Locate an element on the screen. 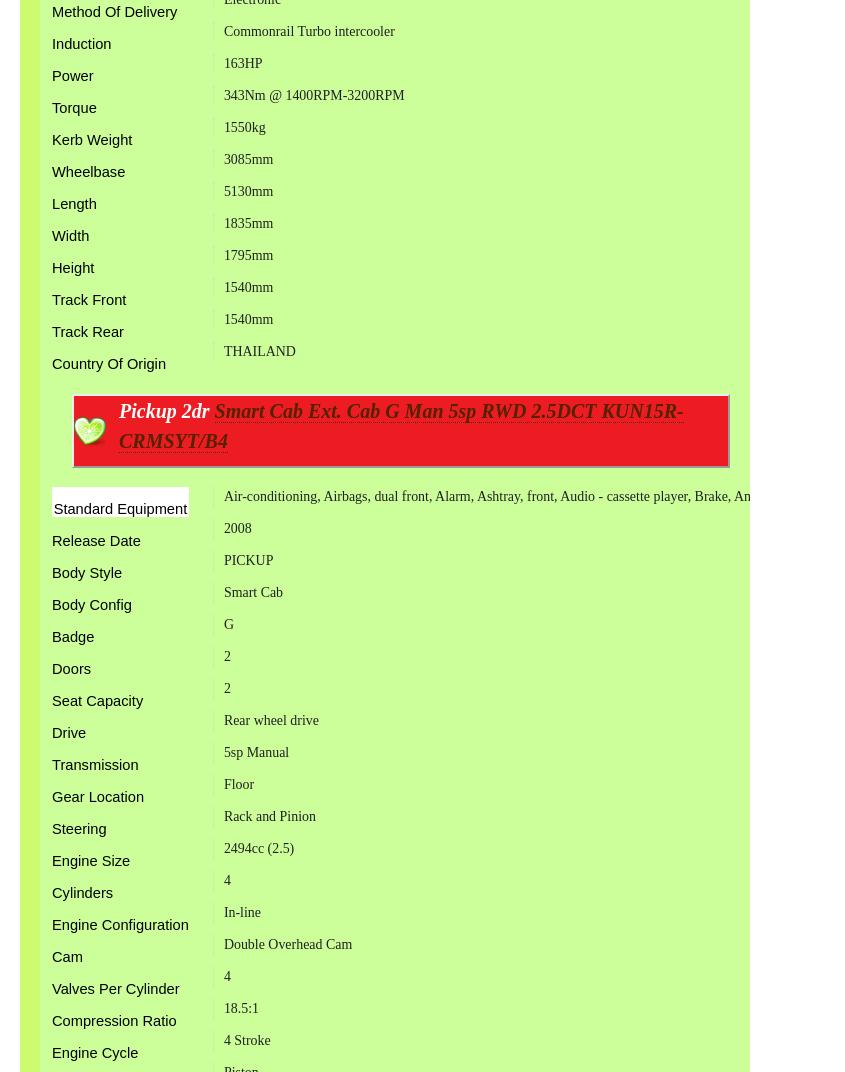 This screenshot has width=845, height=1072. 'Transmission' is located at coordinates (94, 764).